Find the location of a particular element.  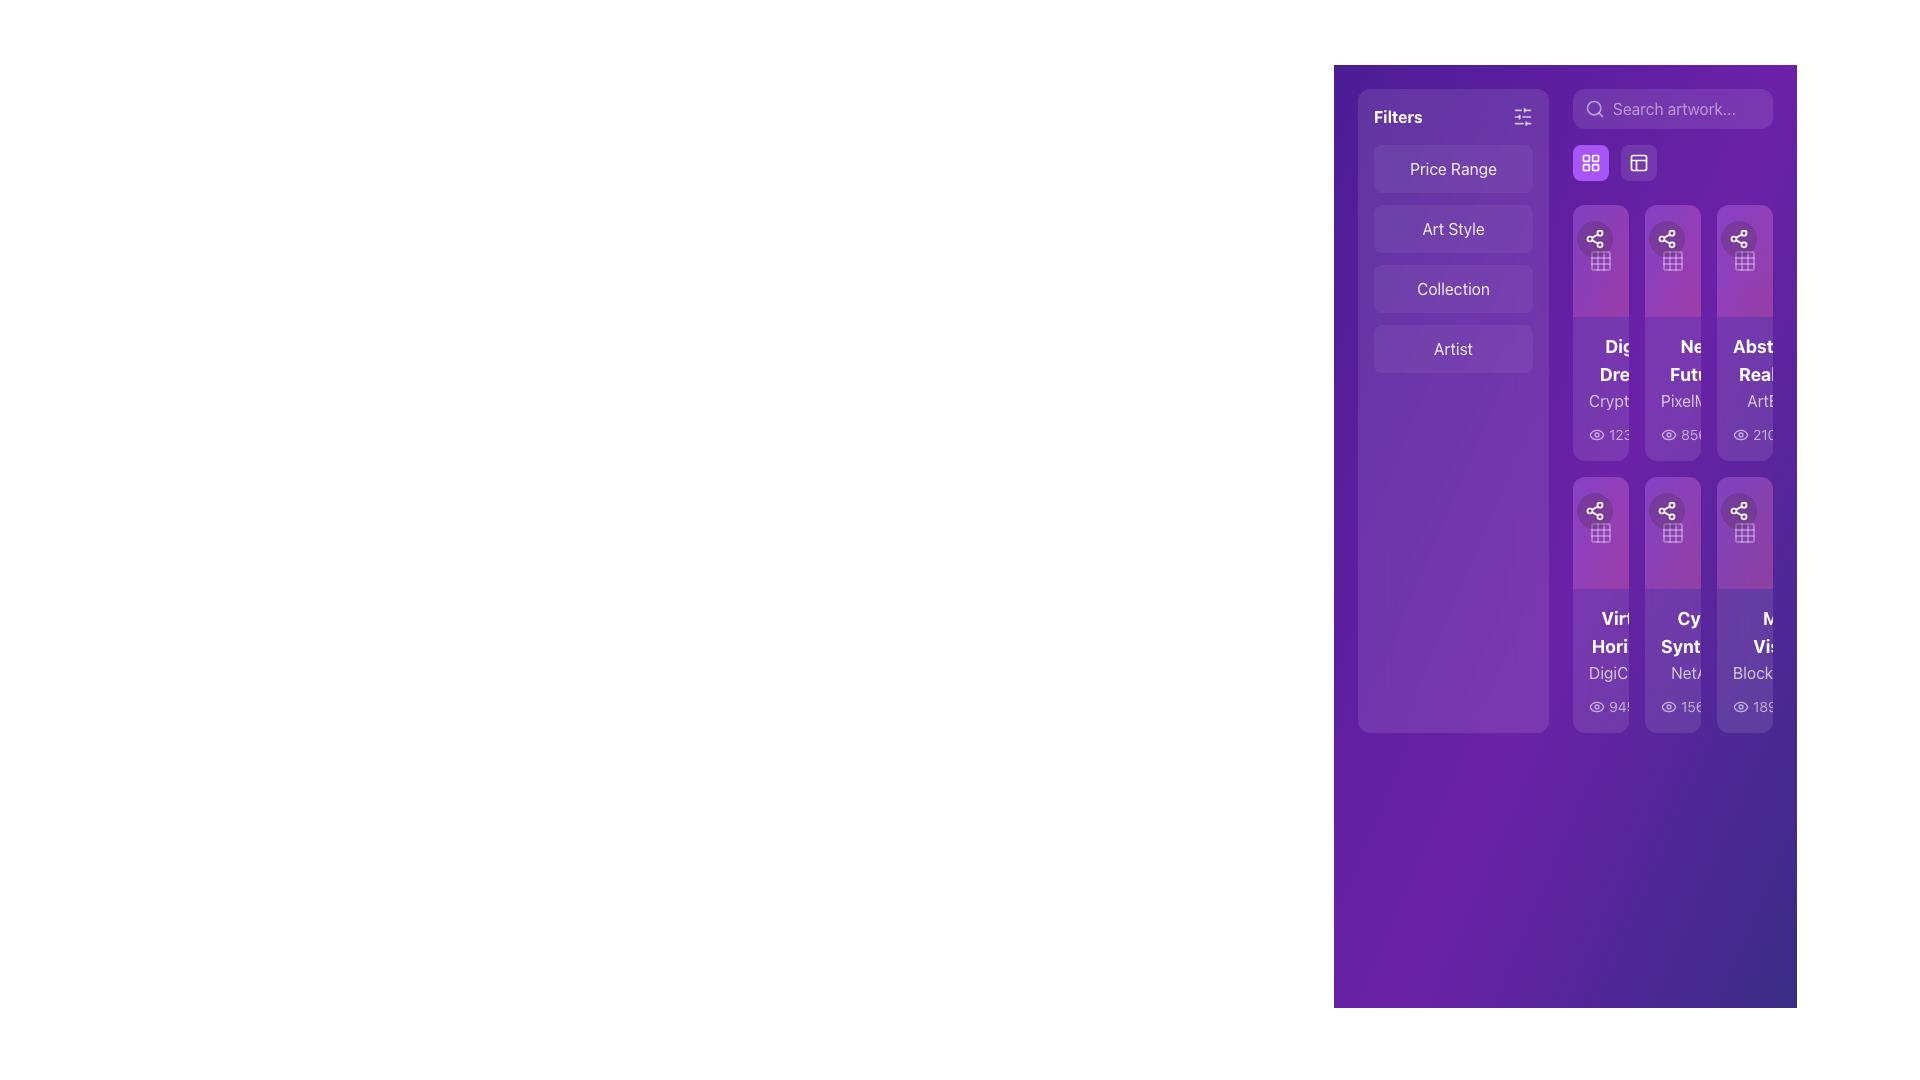

the eye icon located to the left of the numerical counter '856' in the sidebar section of the layout is located at coordinates (1669, 434).